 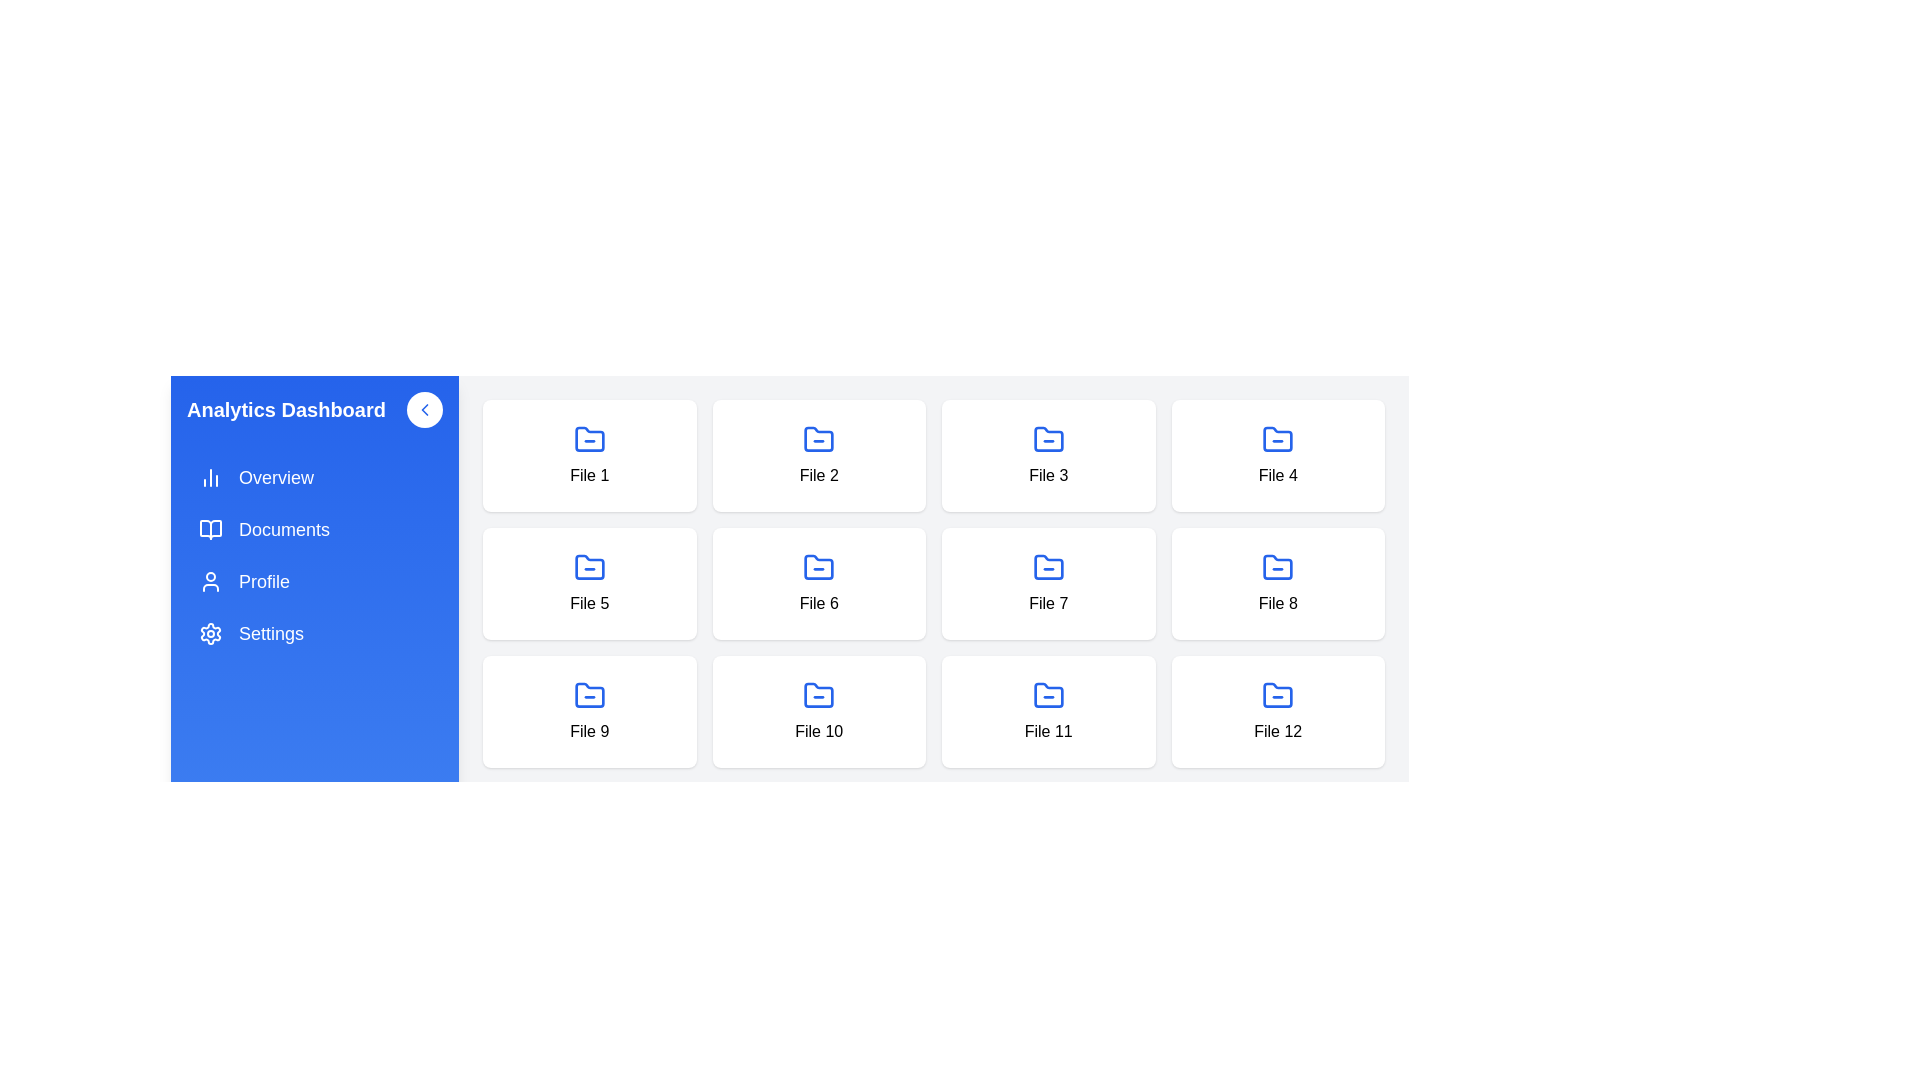 What do you see at coordinates (314, 633) in the screenshot?
I see `the sidebar item Settings to observe interaction feedback` at bounding box center [314, 633].